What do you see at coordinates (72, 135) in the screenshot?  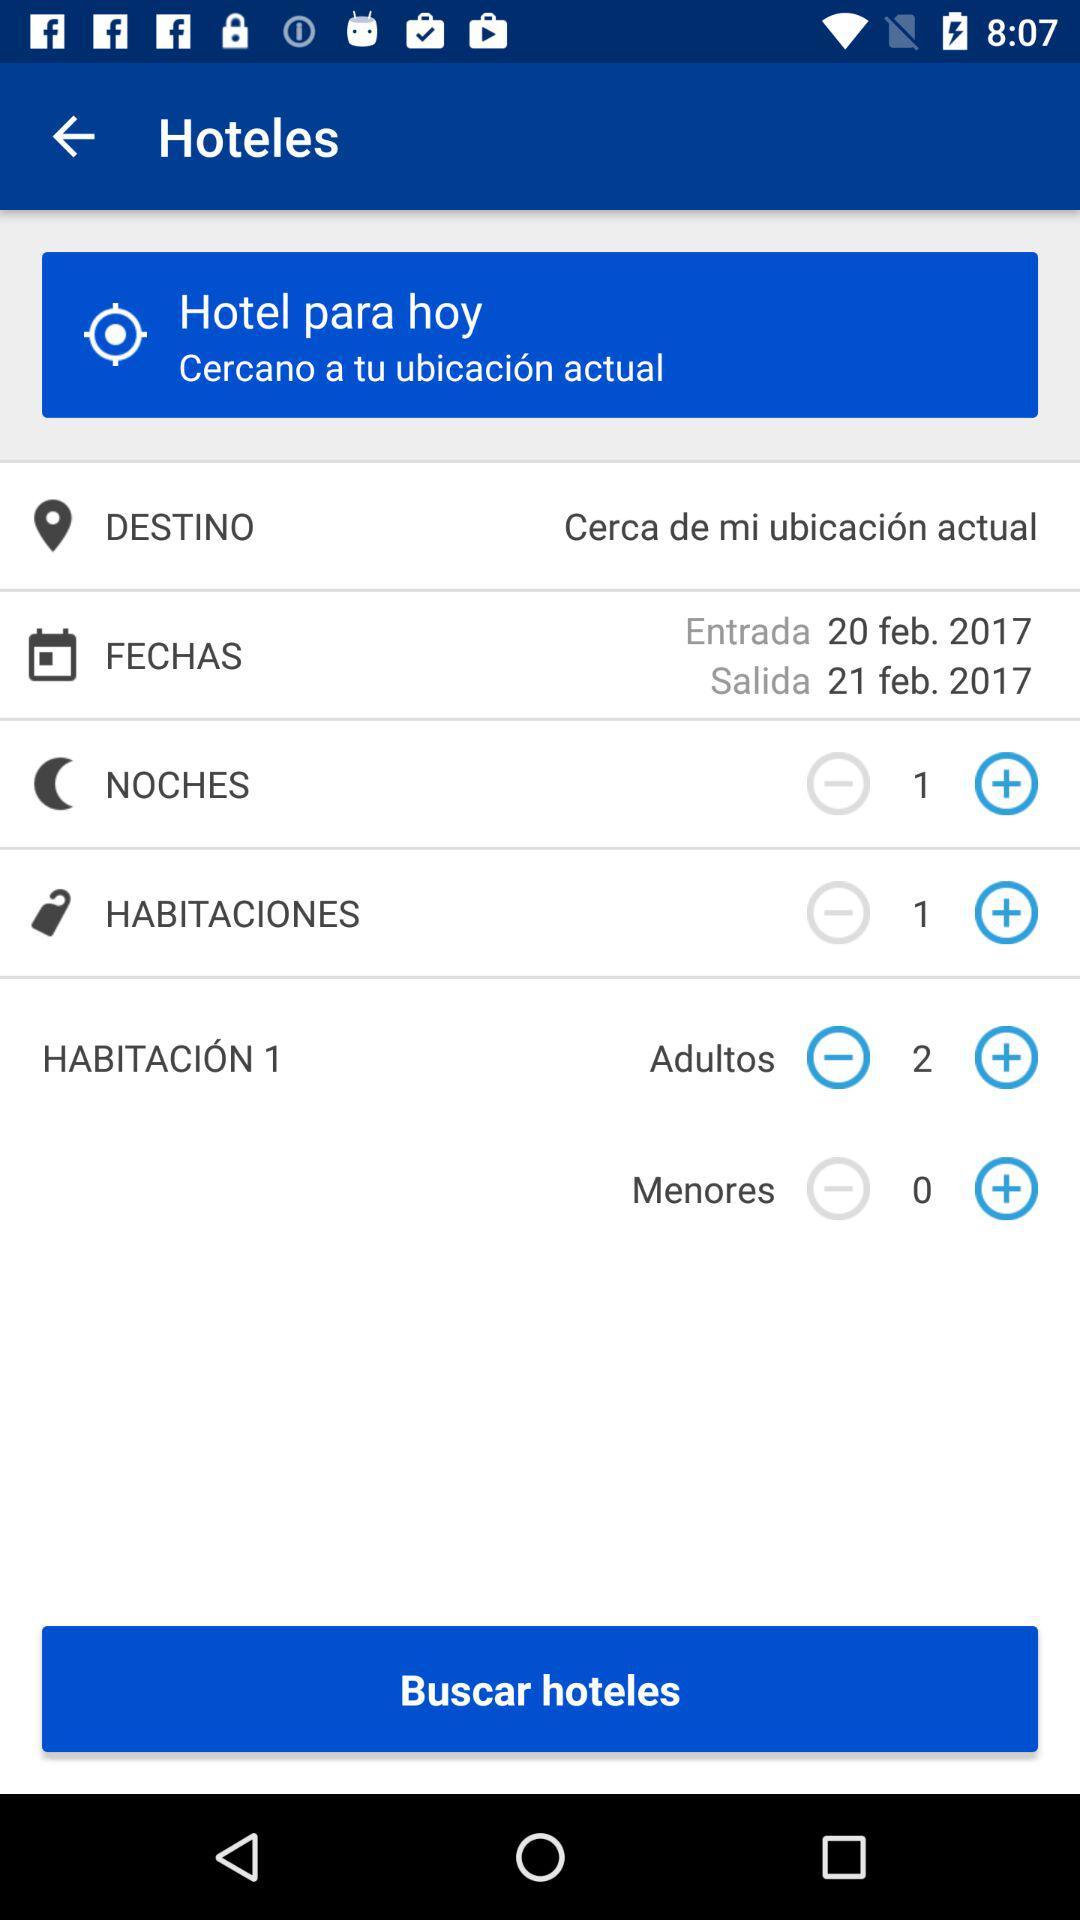 I see `the app next to hoteles icon` at bounding box center [72, 135].